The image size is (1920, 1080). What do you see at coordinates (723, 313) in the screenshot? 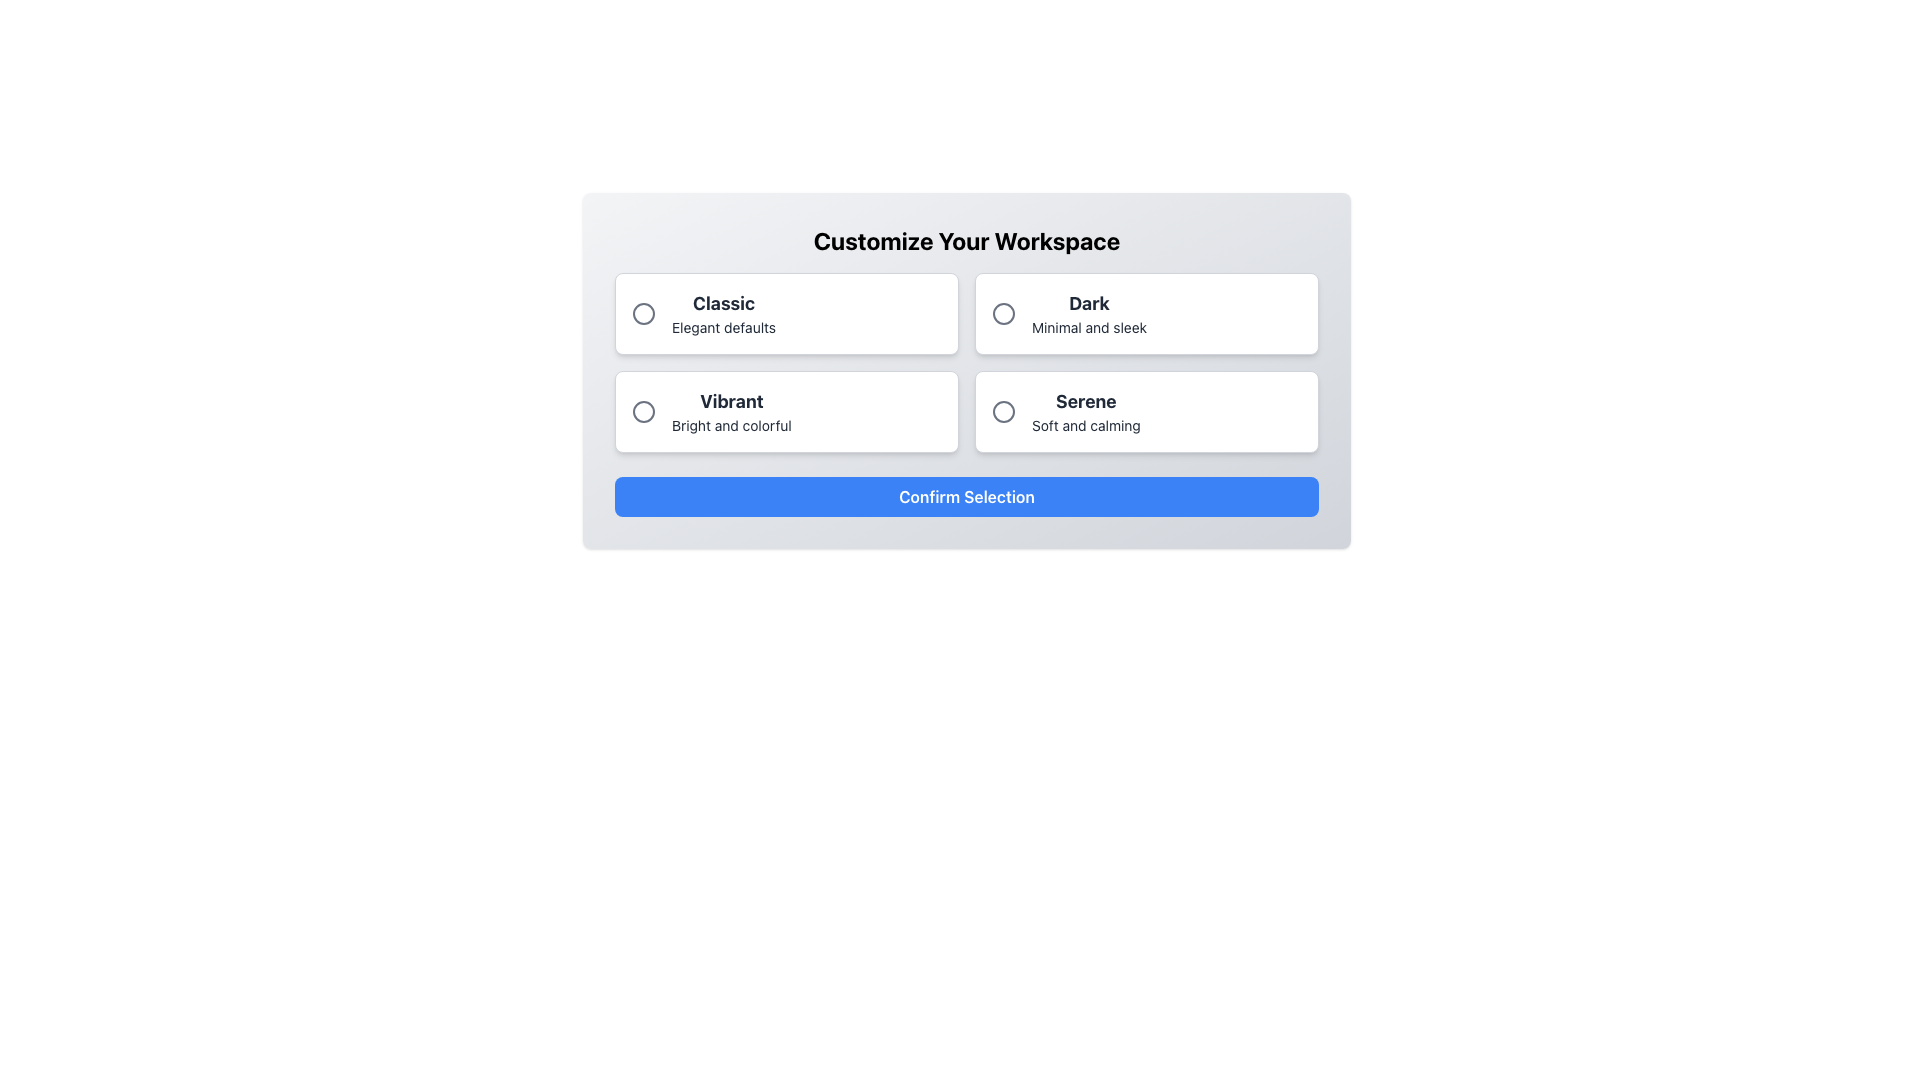
I see `the text label displaying the selectable option for customizing the workspace theme, which highlights the theme name 'Classic' and includes the description 'Elegant defaults'` at bounding box center [723, 313].